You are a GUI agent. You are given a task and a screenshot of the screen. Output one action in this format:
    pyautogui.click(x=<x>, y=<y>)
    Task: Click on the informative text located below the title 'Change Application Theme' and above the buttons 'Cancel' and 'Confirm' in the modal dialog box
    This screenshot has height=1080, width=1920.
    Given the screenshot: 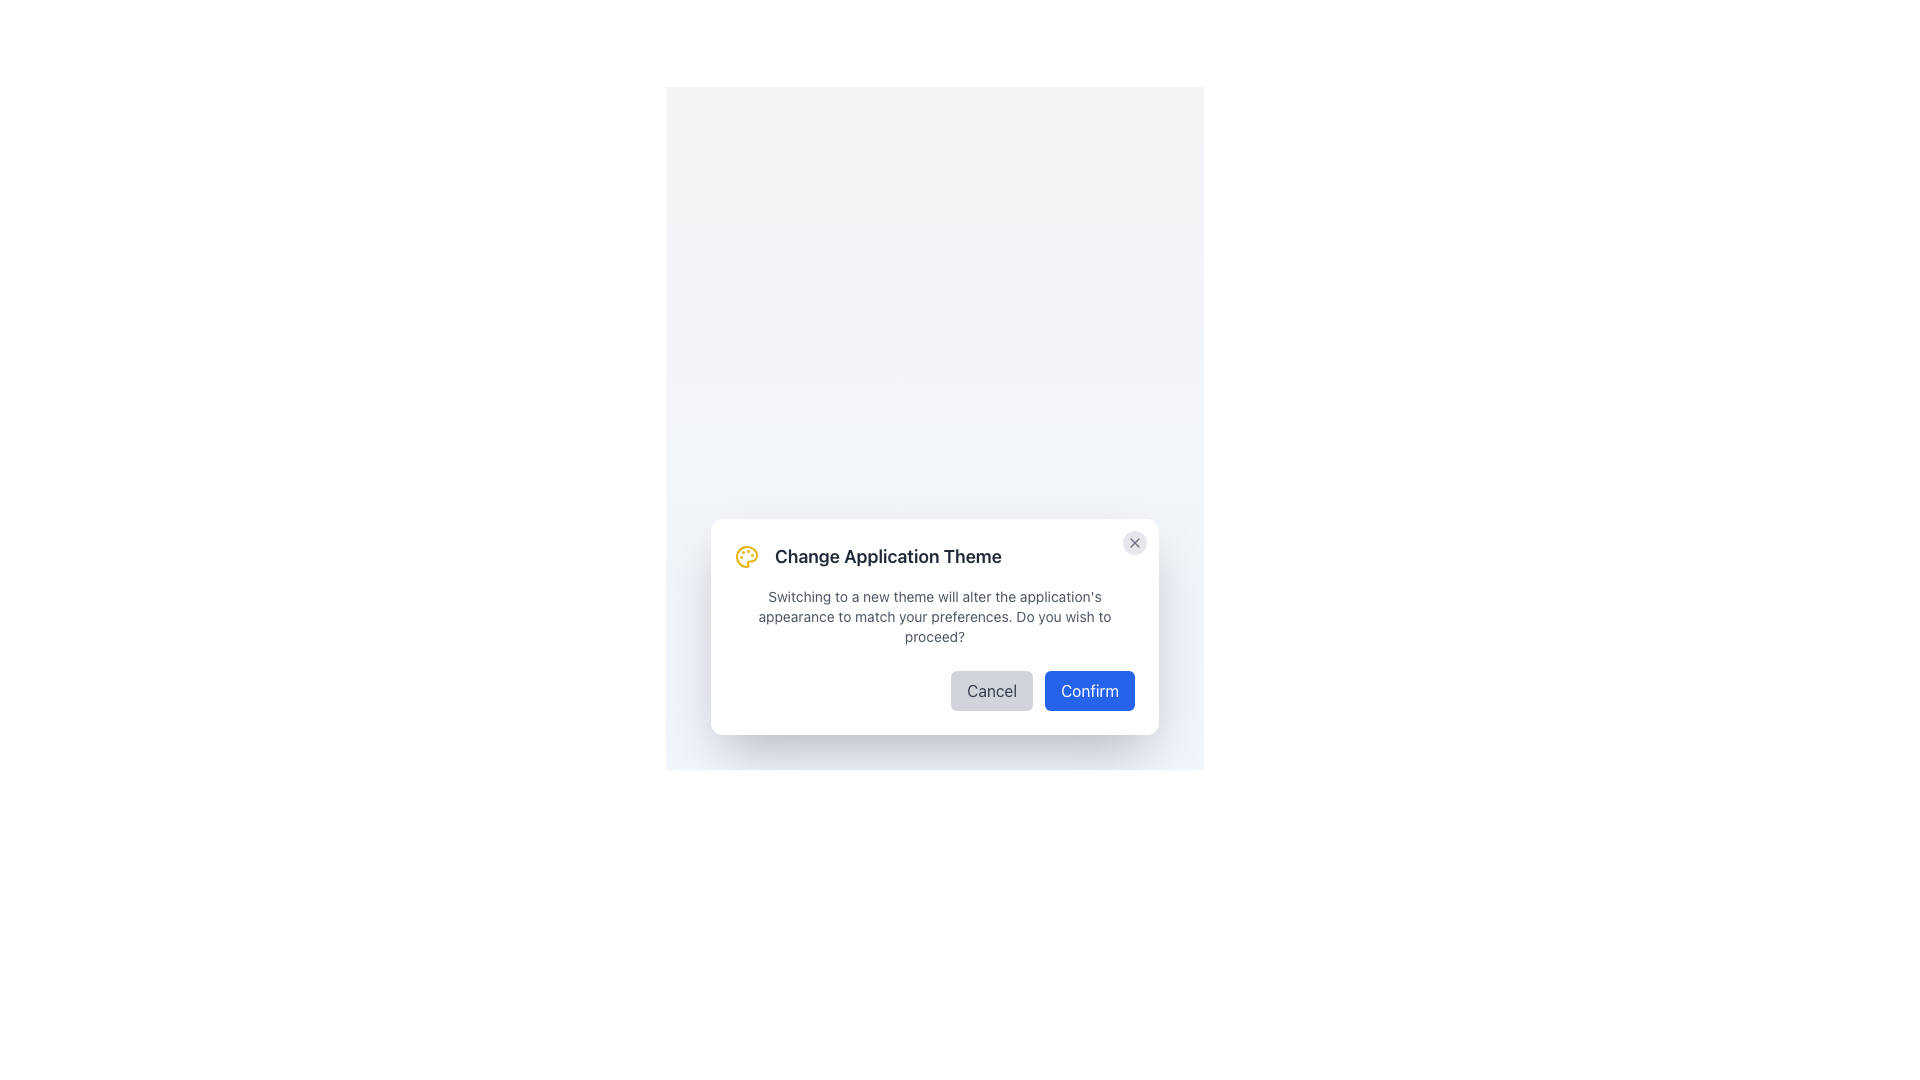 What is the action you would take?
    pyautogui.click(x=934, y=616)
    